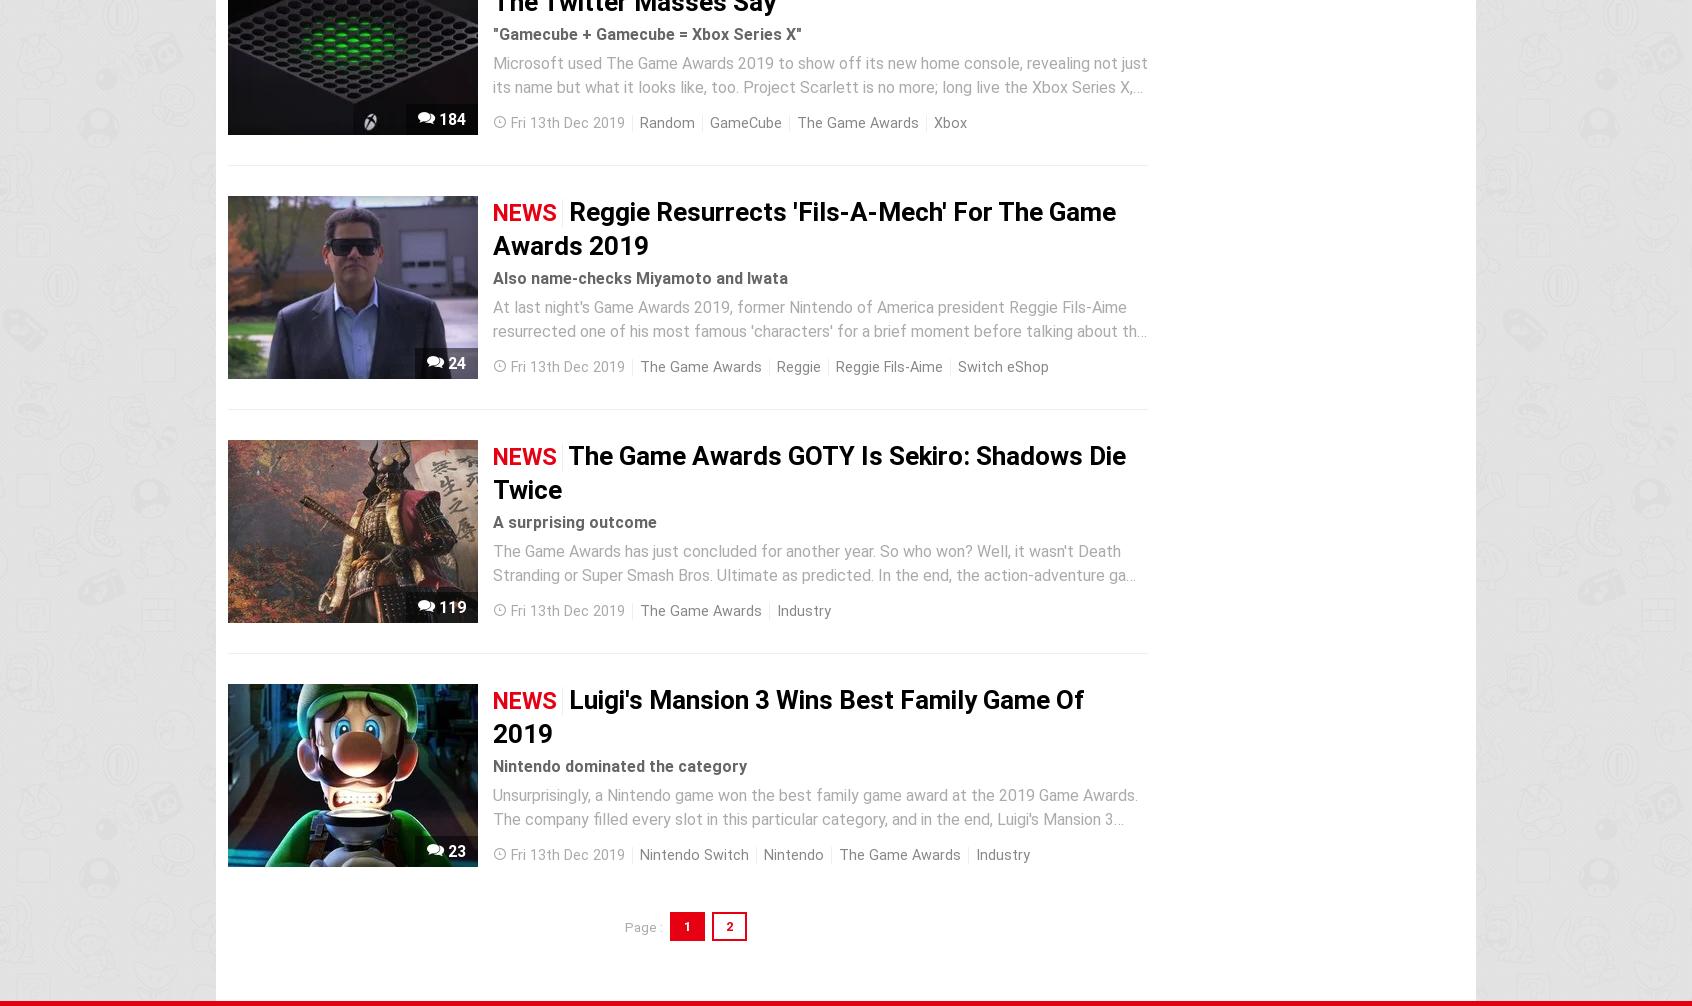  What do you see at coordinates (819, 342) in the screenshot?
I see `'At last night's Game Awards 2019, former Nintendo of America president Reggie Fils-Aime resurrected one of his most famous 'characters' for a brief moment before talking about the importance of indie gaming and handing over an award to the makers of Disco Elysium. 
Reggie marched on-stage wearing a pair of...'` at bounding box center [819, 342].